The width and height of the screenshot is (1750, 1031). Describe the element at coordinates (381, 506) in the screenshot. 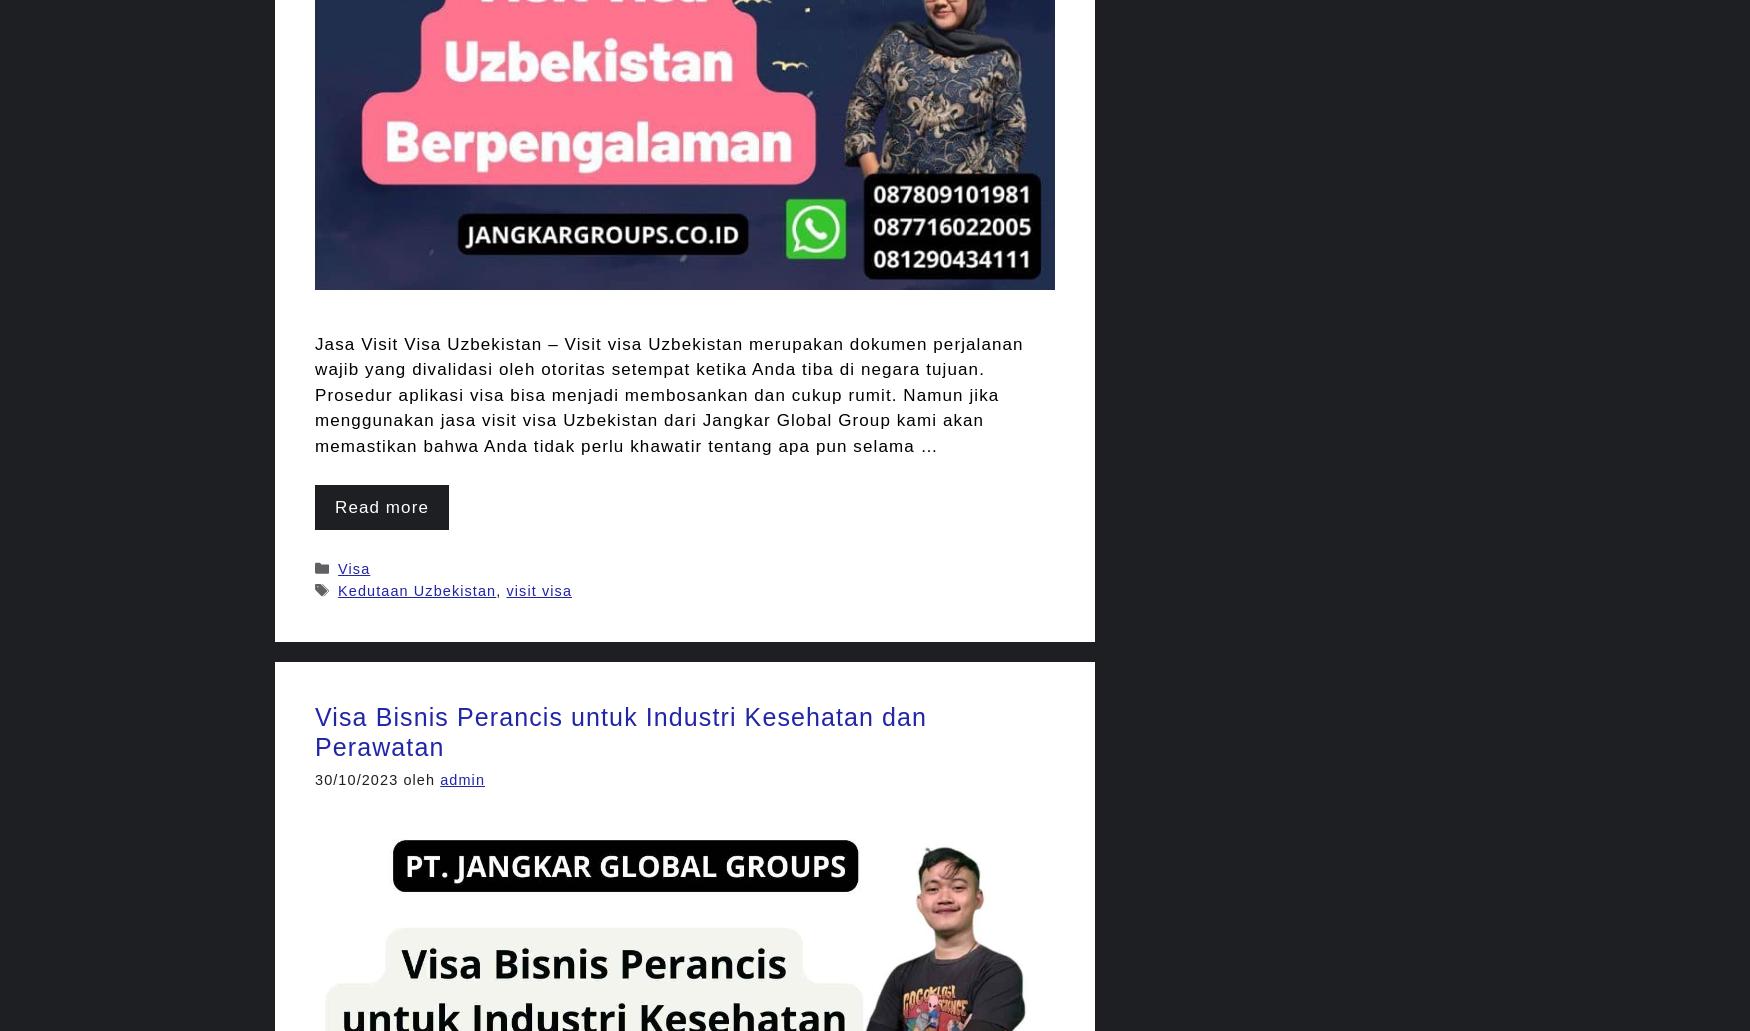

I see `'Read more'` at that location.